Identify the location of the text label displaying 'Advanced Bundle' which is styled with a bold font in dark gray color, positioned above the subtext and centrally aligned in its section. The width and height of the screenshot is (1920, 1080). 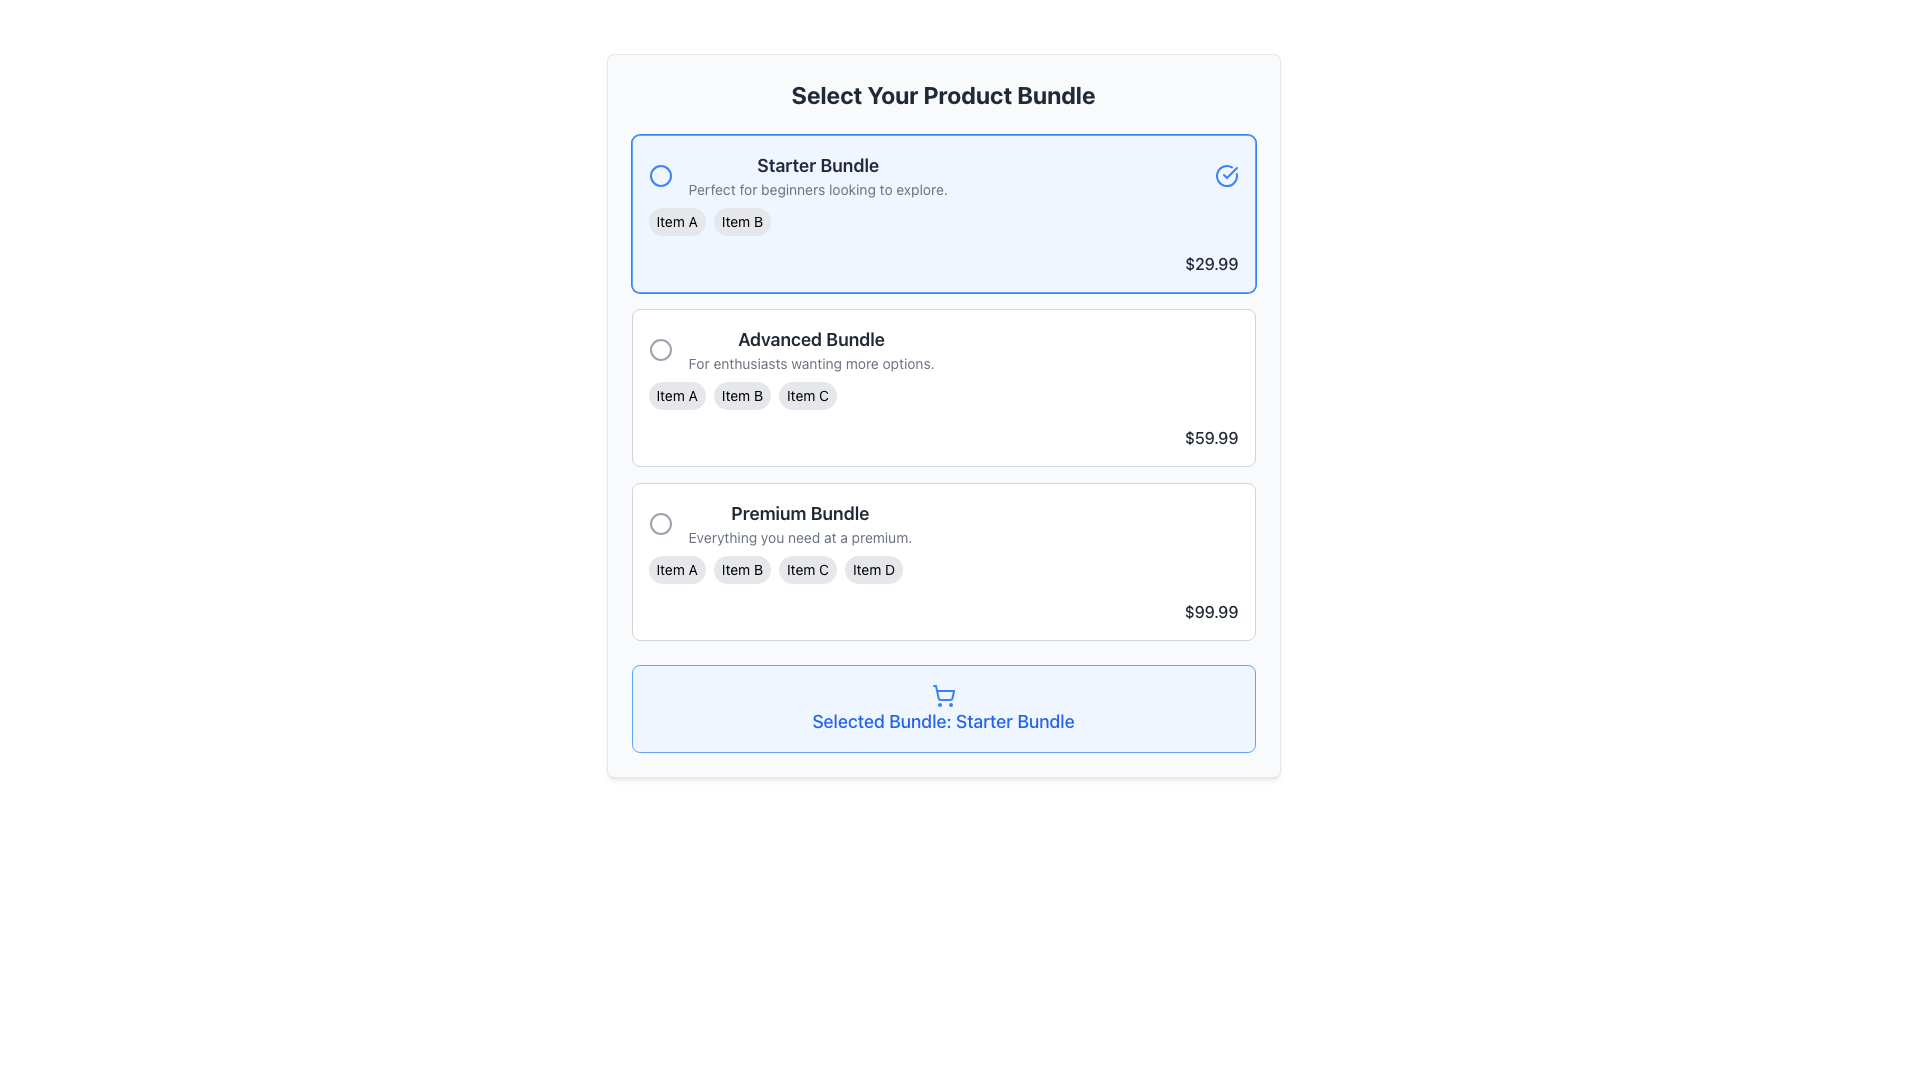
(811, 338).